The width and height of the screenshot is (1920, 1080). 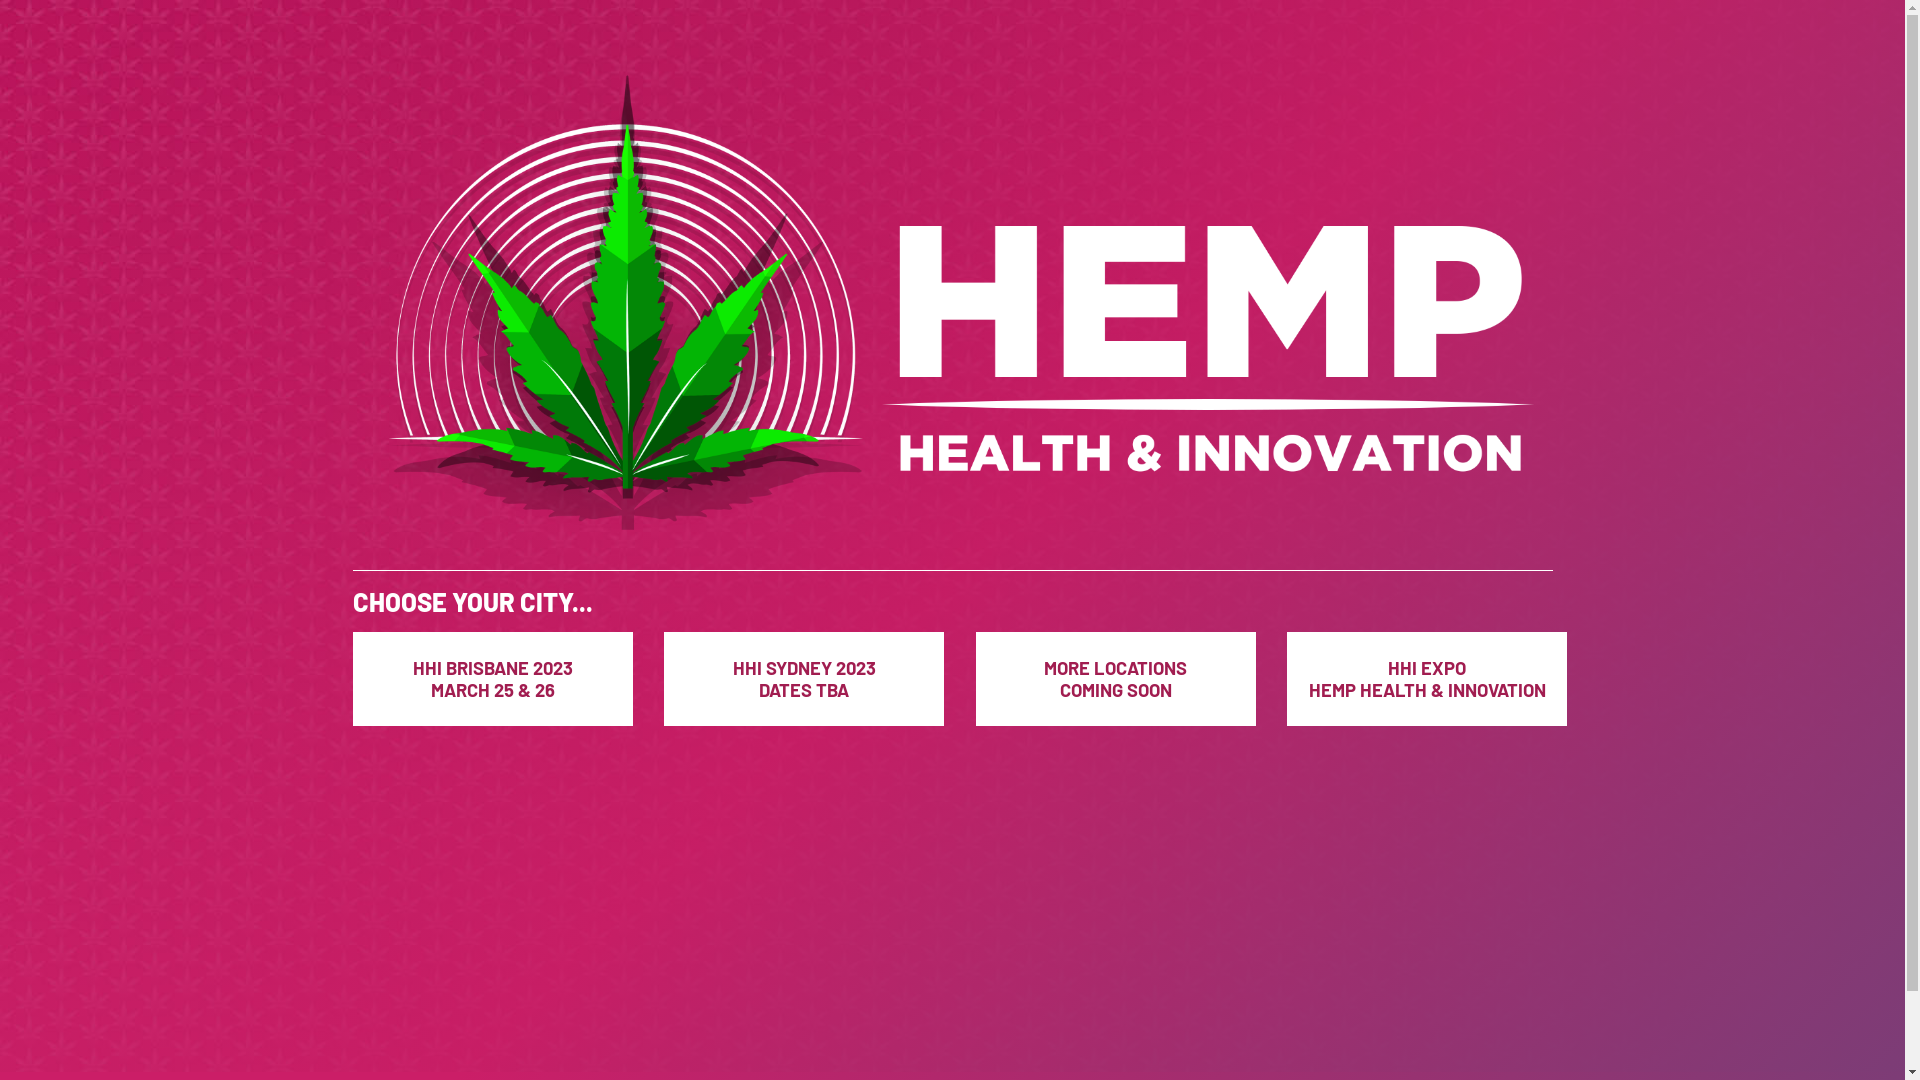 What do you see at coordinates (803, 677) in the screenshot?
I see `'HHI SYDNEY 2023` at bounding box center [803, 677].